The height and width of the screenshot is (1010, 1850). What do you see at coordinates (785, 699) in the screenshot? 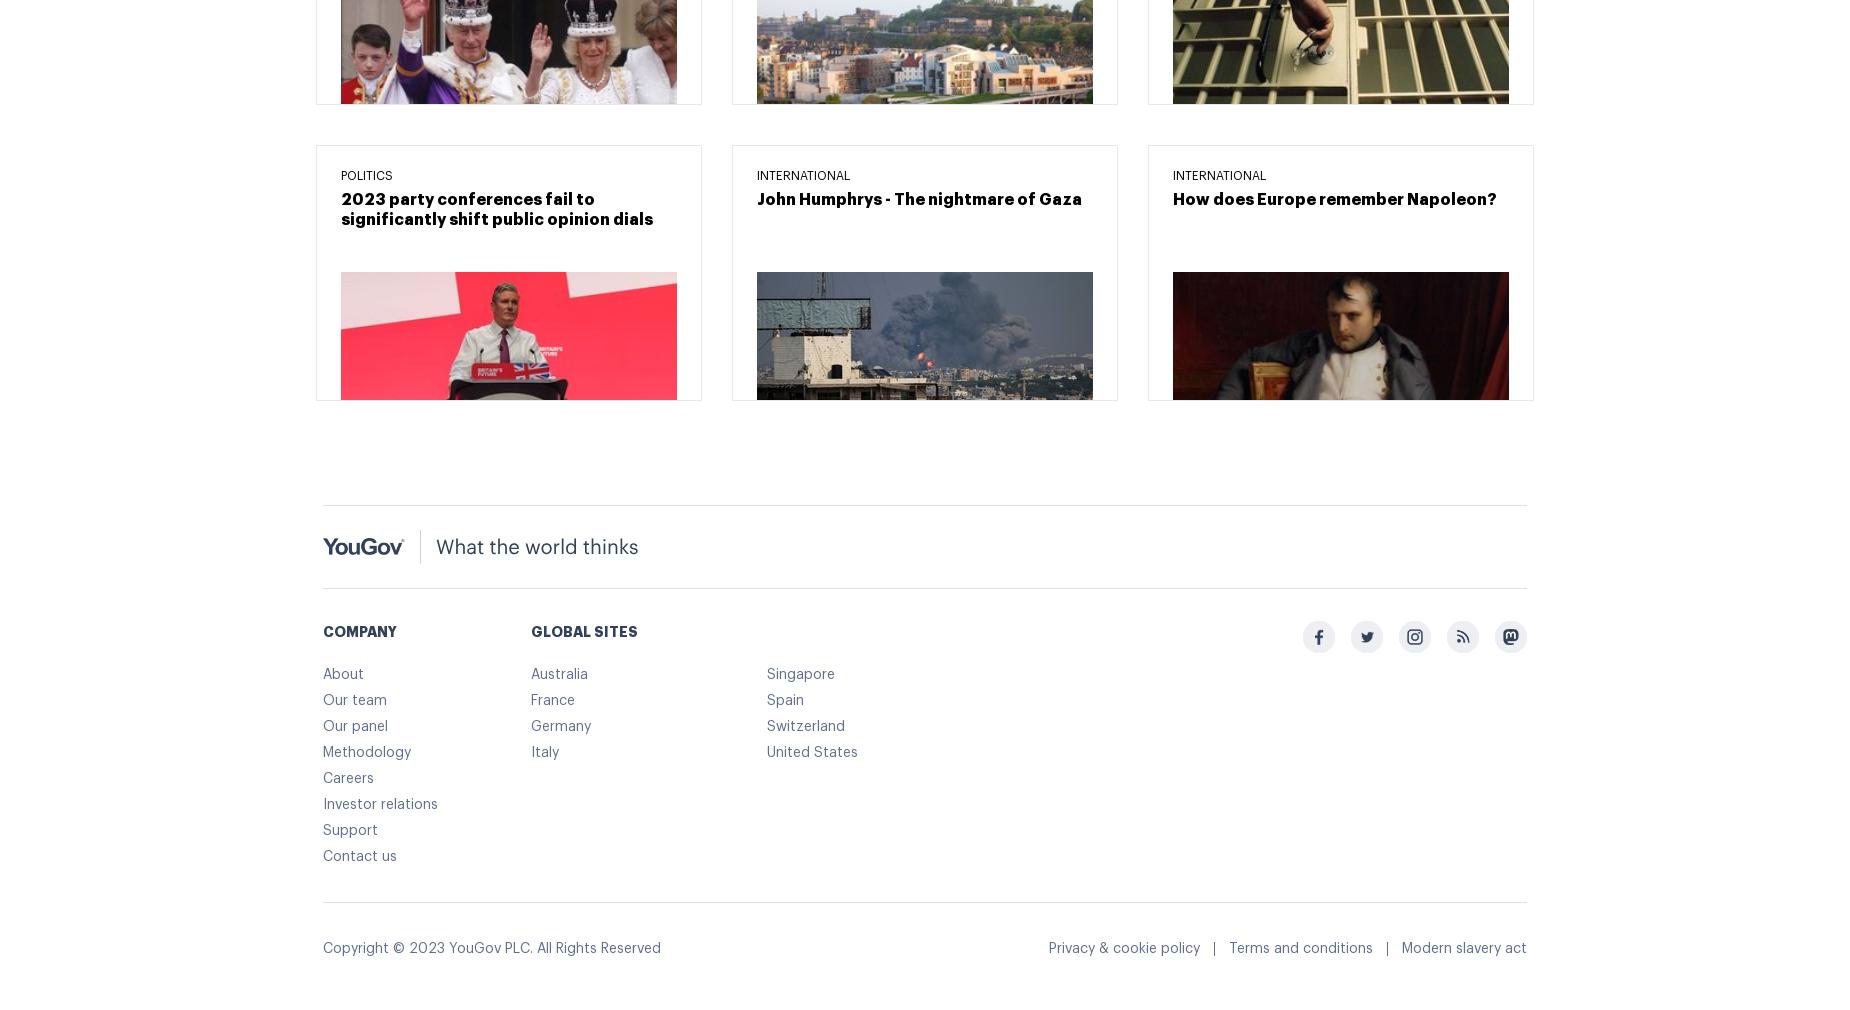
I see `'Spain'` at bounding box center [785, 699].